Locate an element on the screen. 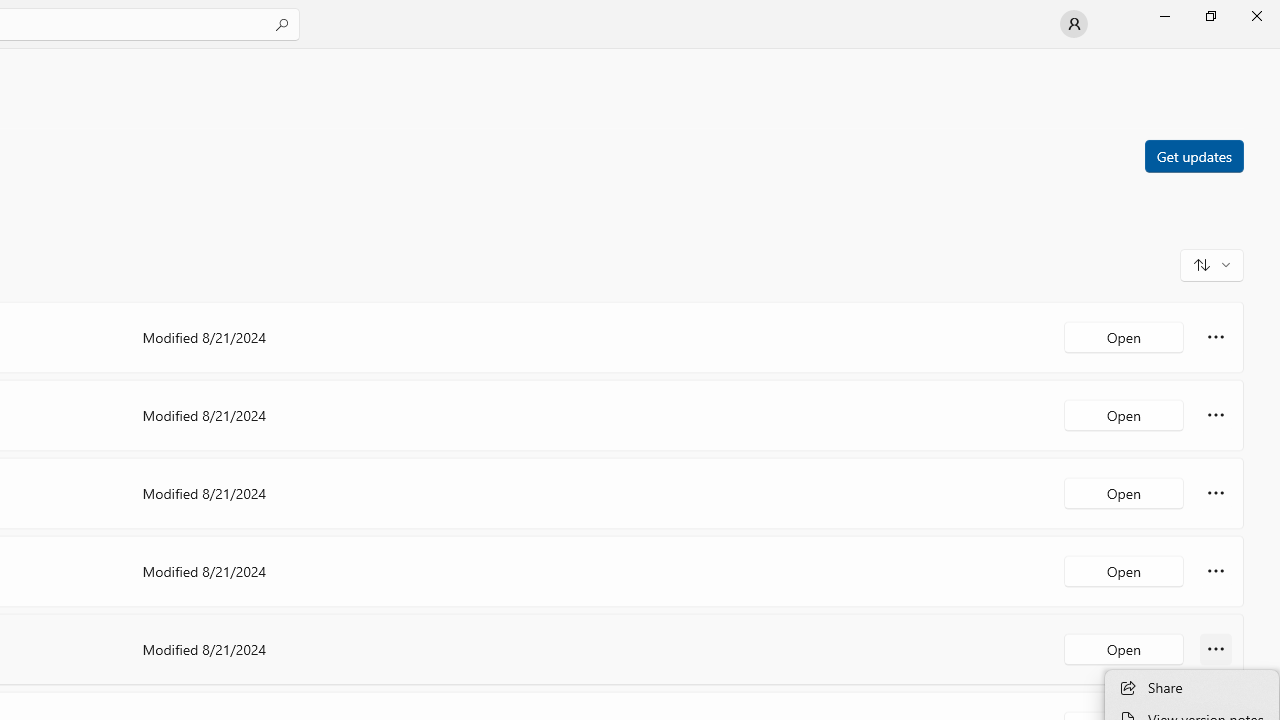 The image size is (1280, 720). 'User profile' is located at coordinates (1072, 24).